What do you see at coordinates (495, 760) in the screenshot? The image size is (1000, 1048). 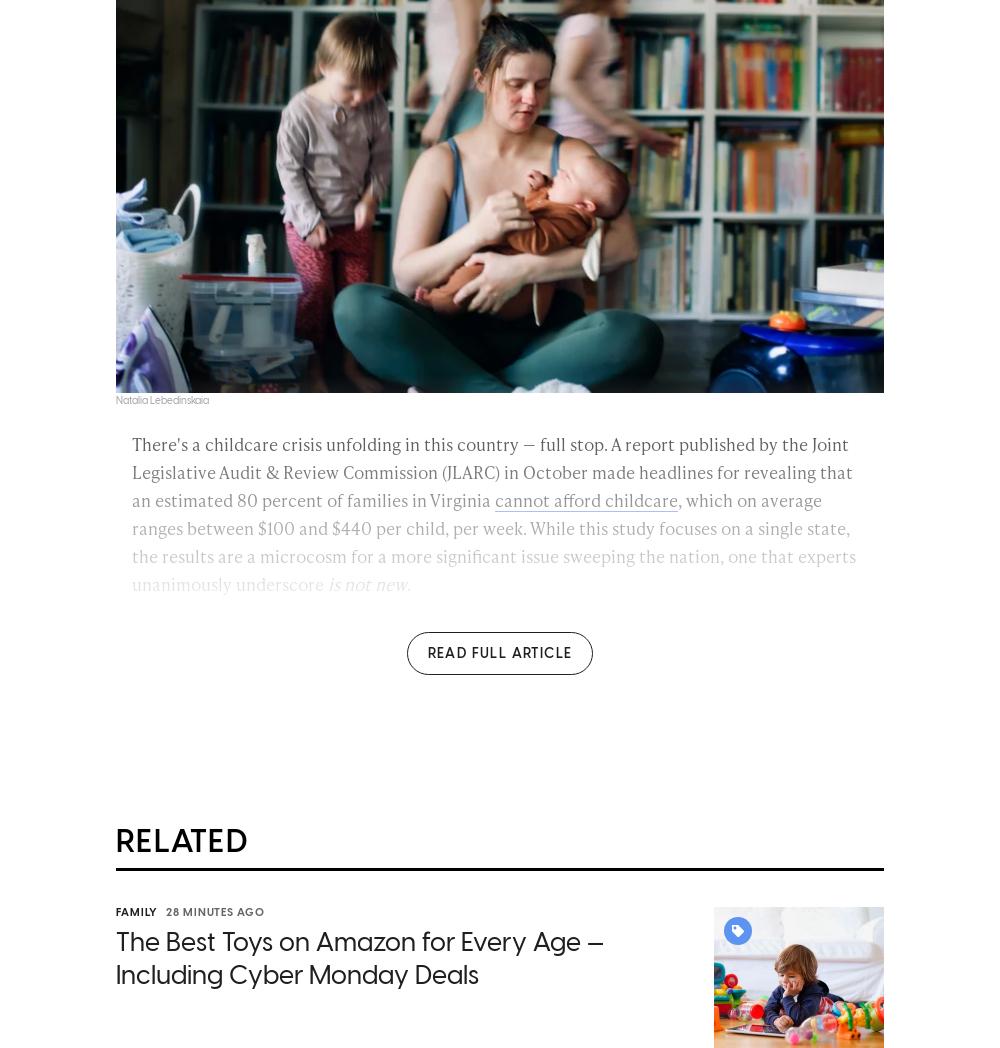 I see `'in Virginia, the average cost of infant care is $14,000 annually, with the median family income being $77,000. Most states demonstrate a direct correlation between average state income and cost of childcare, and when accounting for this, Virginia ranks as the 10th-most expensive state in the US.'` at bounding box center [495, 760].